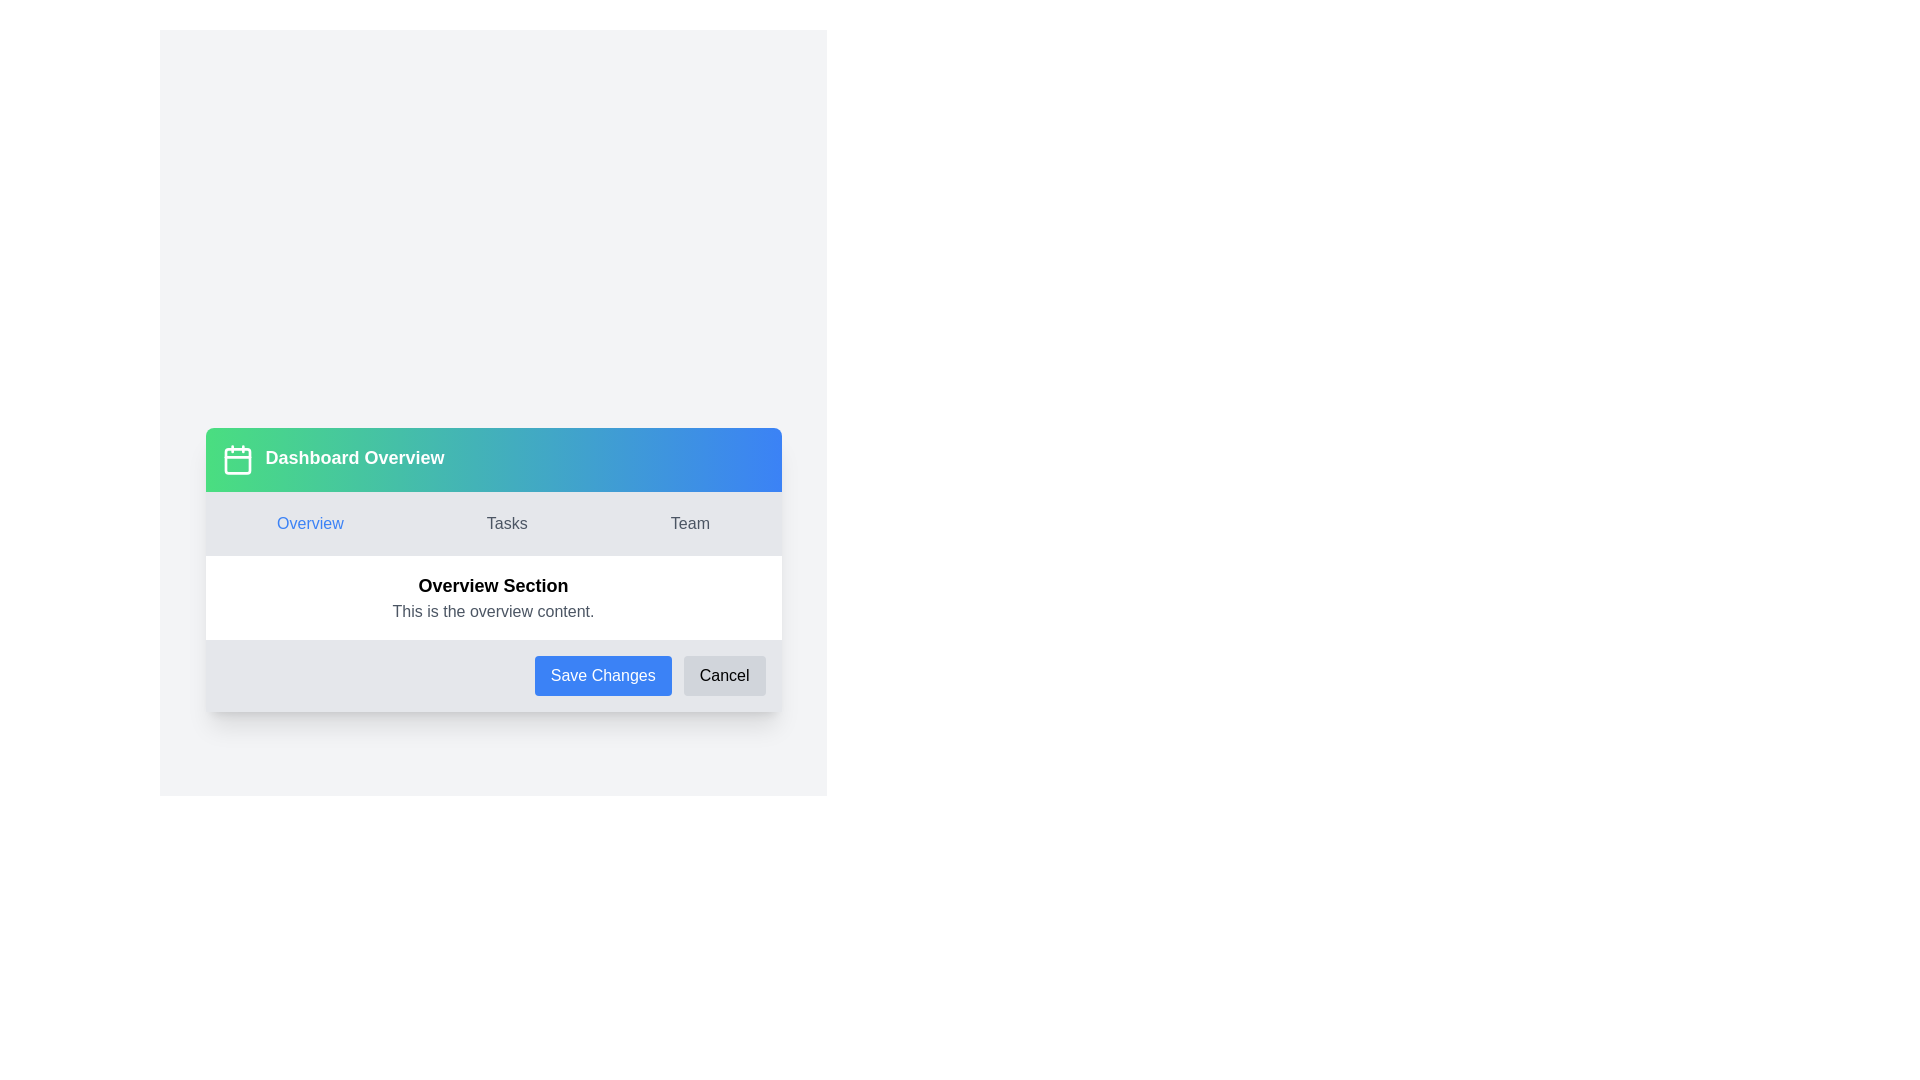 This screenshot has height=1080, width=1920. Describe the element at coordinates (507, 523) in the screenshot. I see `the 'Tasks' clickable text link in the horizontal navigation menu` at that location.